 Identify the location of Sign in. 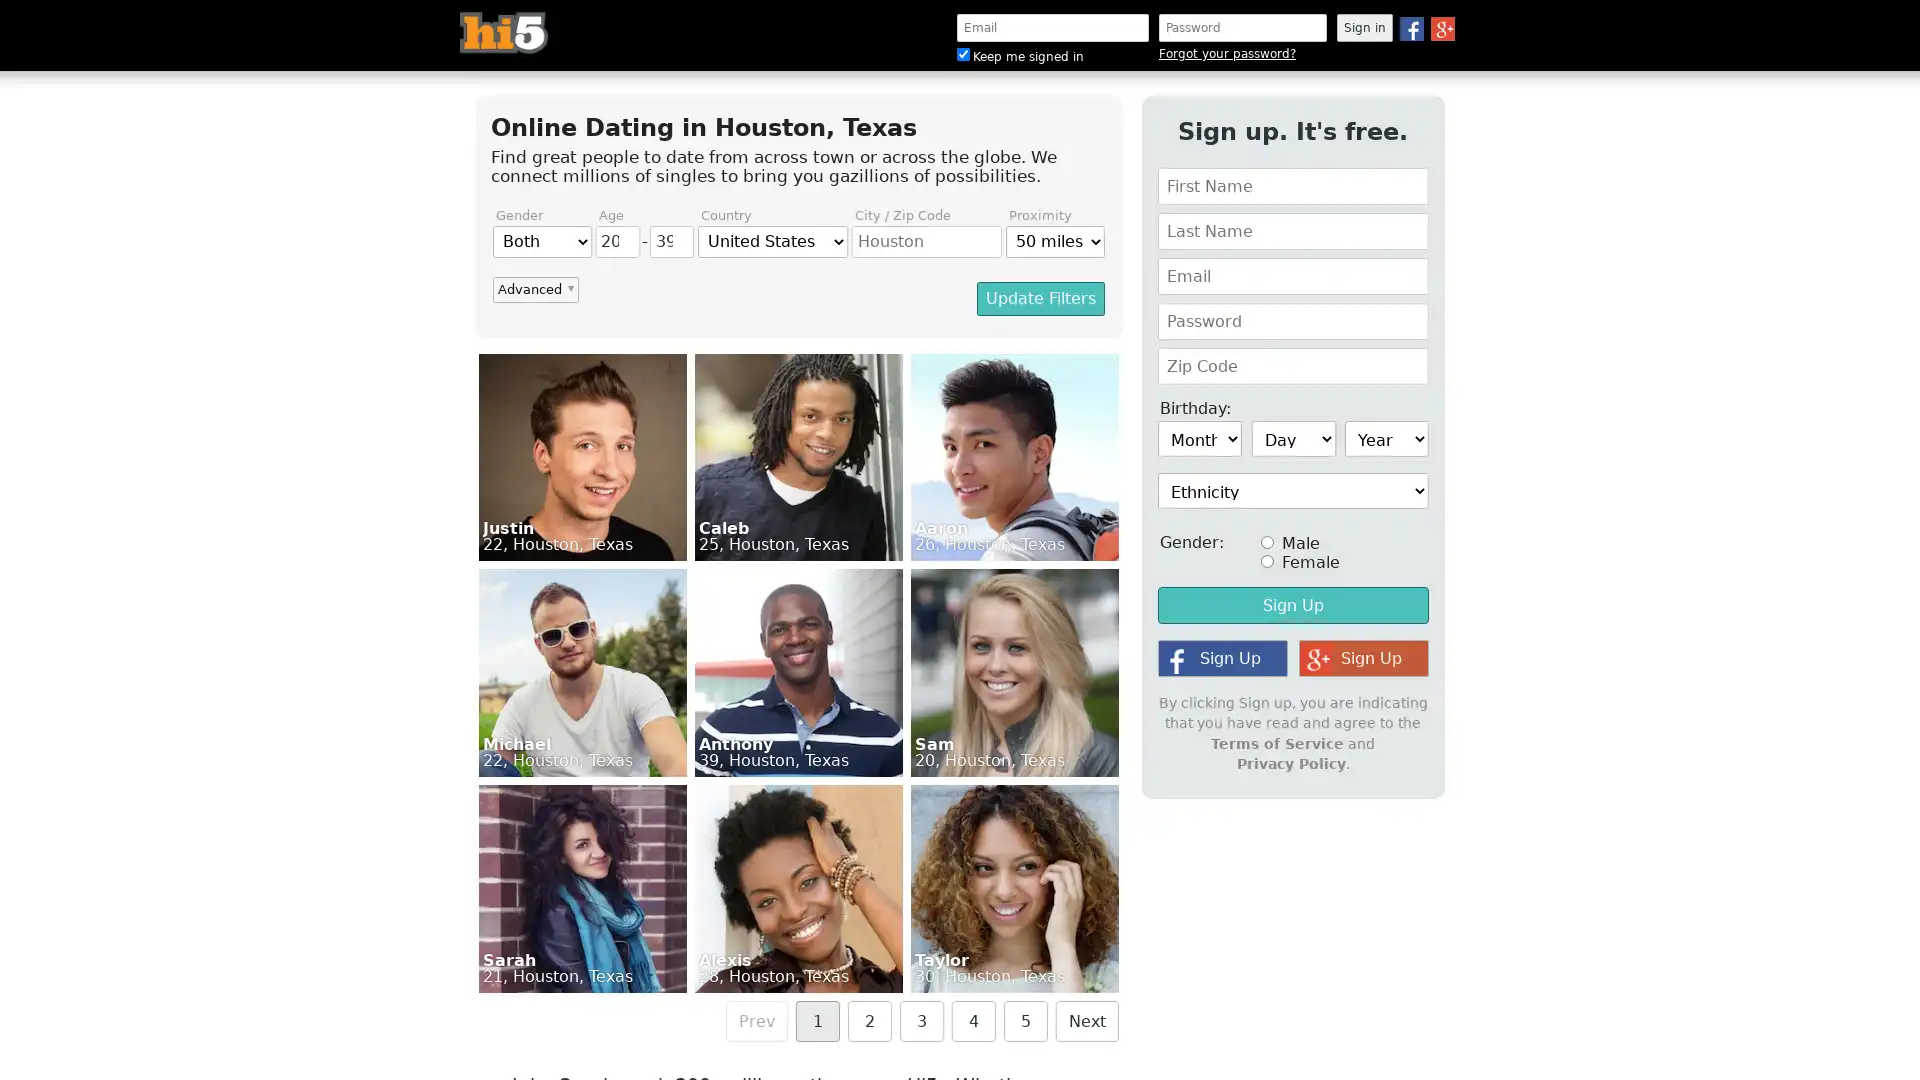
(1363, 27).